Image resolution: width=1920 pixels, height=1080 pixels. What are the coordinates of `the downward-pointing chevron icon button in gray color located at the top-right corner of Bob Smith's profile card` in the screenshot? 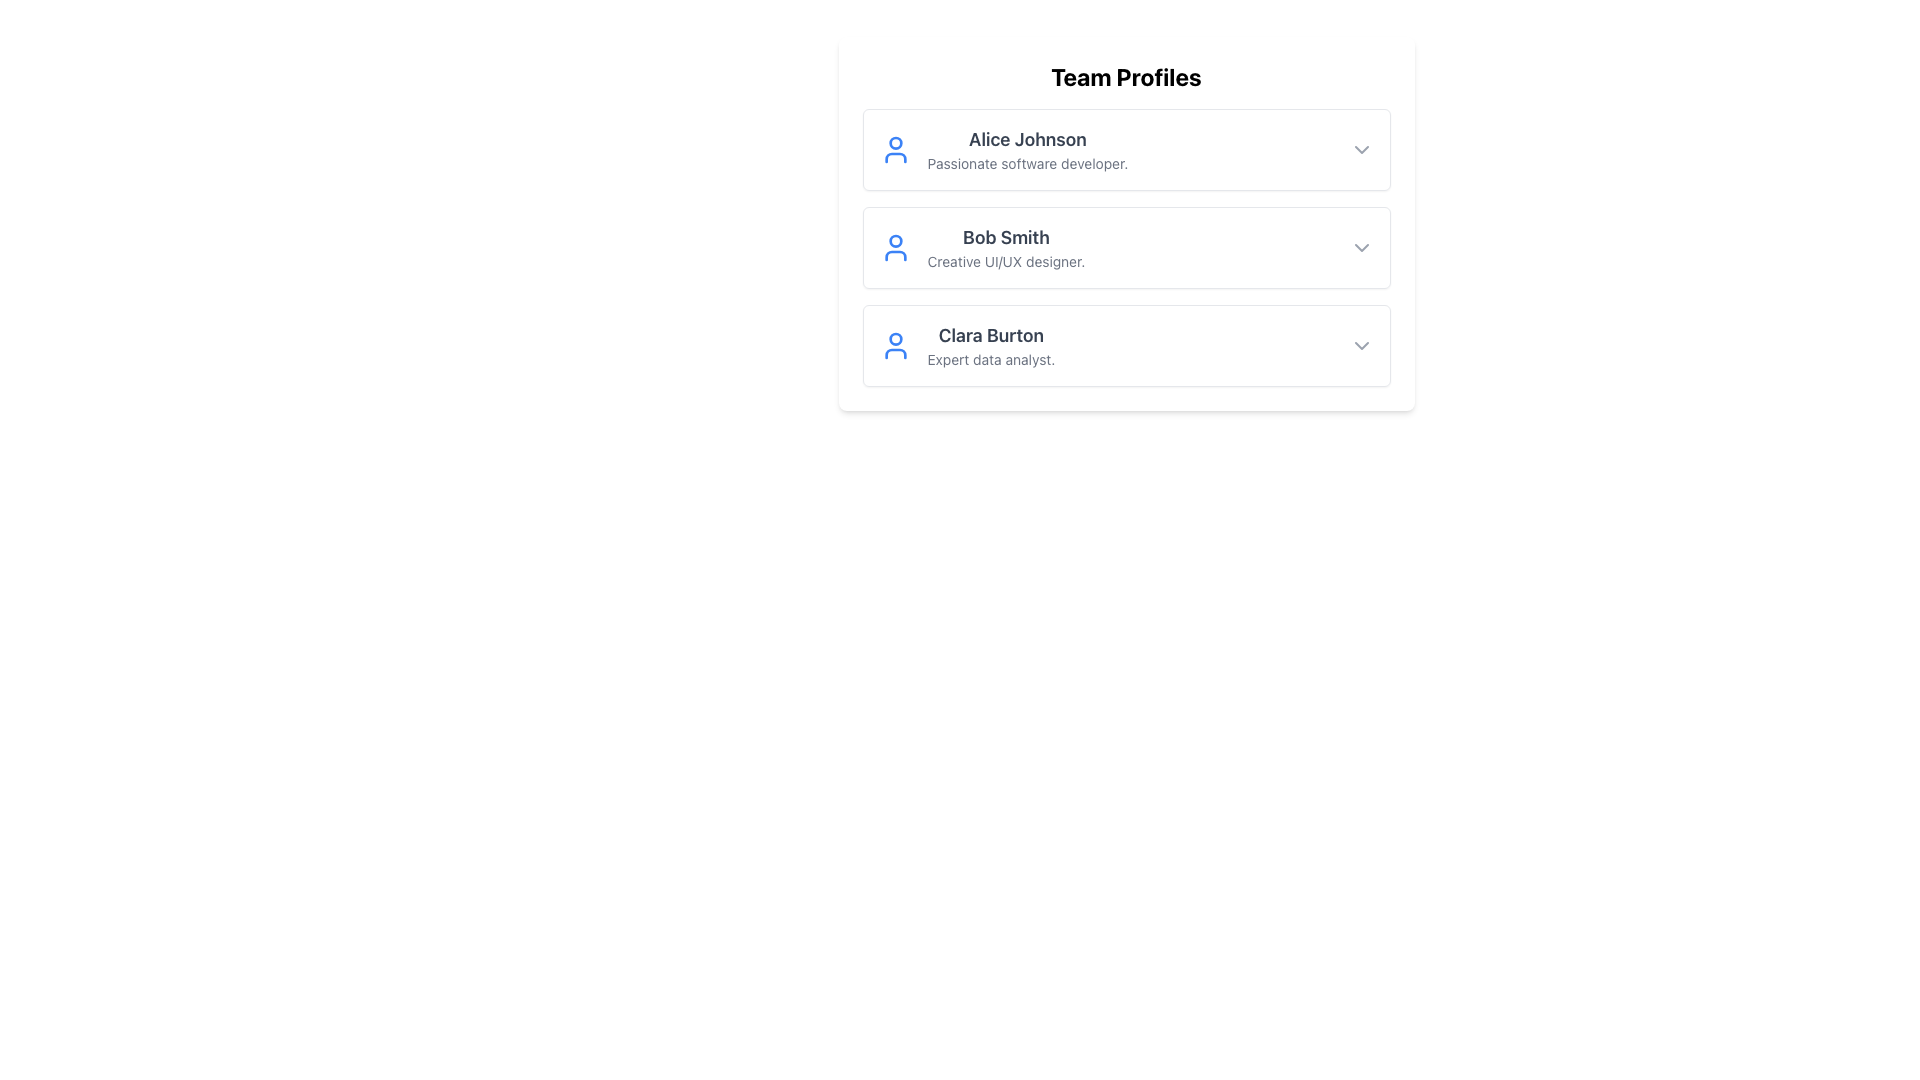 It's located at (1360, 246).